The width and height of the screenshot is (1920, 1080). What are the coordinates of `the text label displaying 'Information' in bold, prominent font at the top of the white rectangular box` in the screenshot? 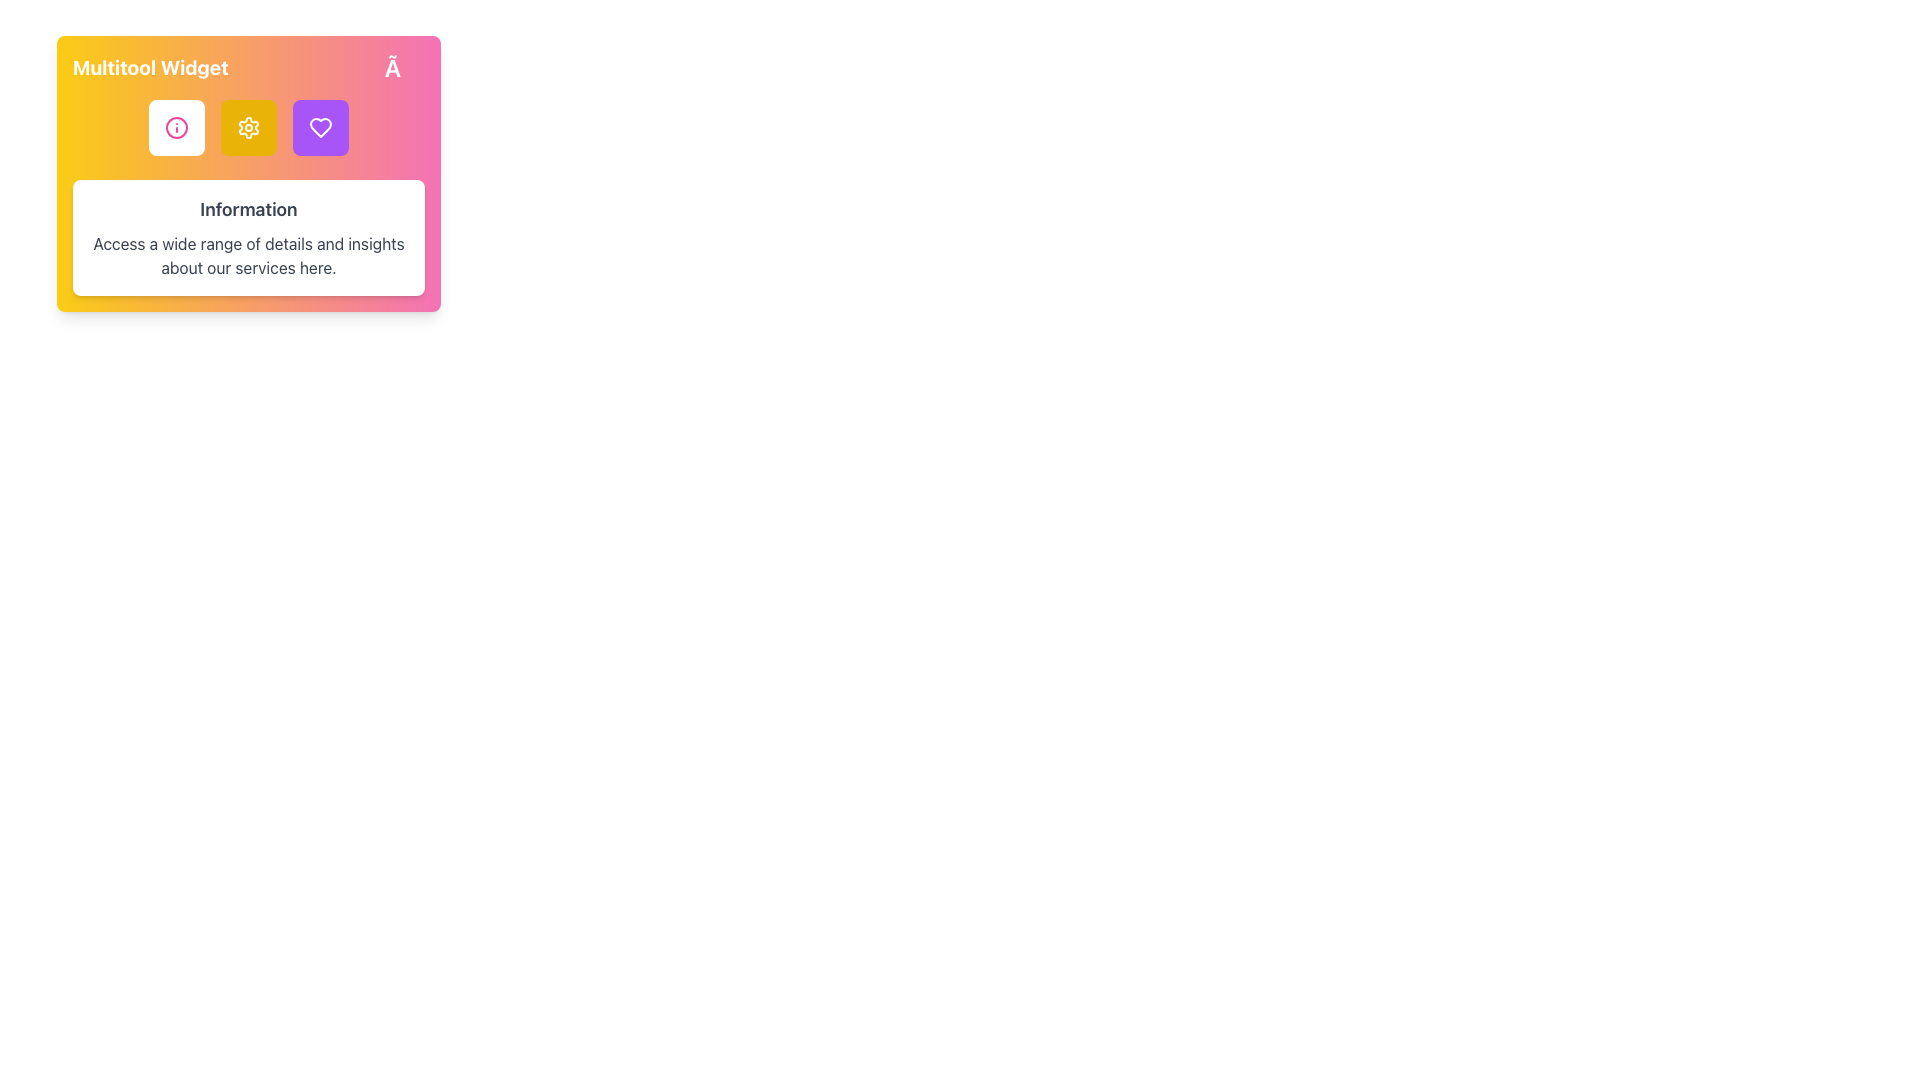 It's located at (248, 209).